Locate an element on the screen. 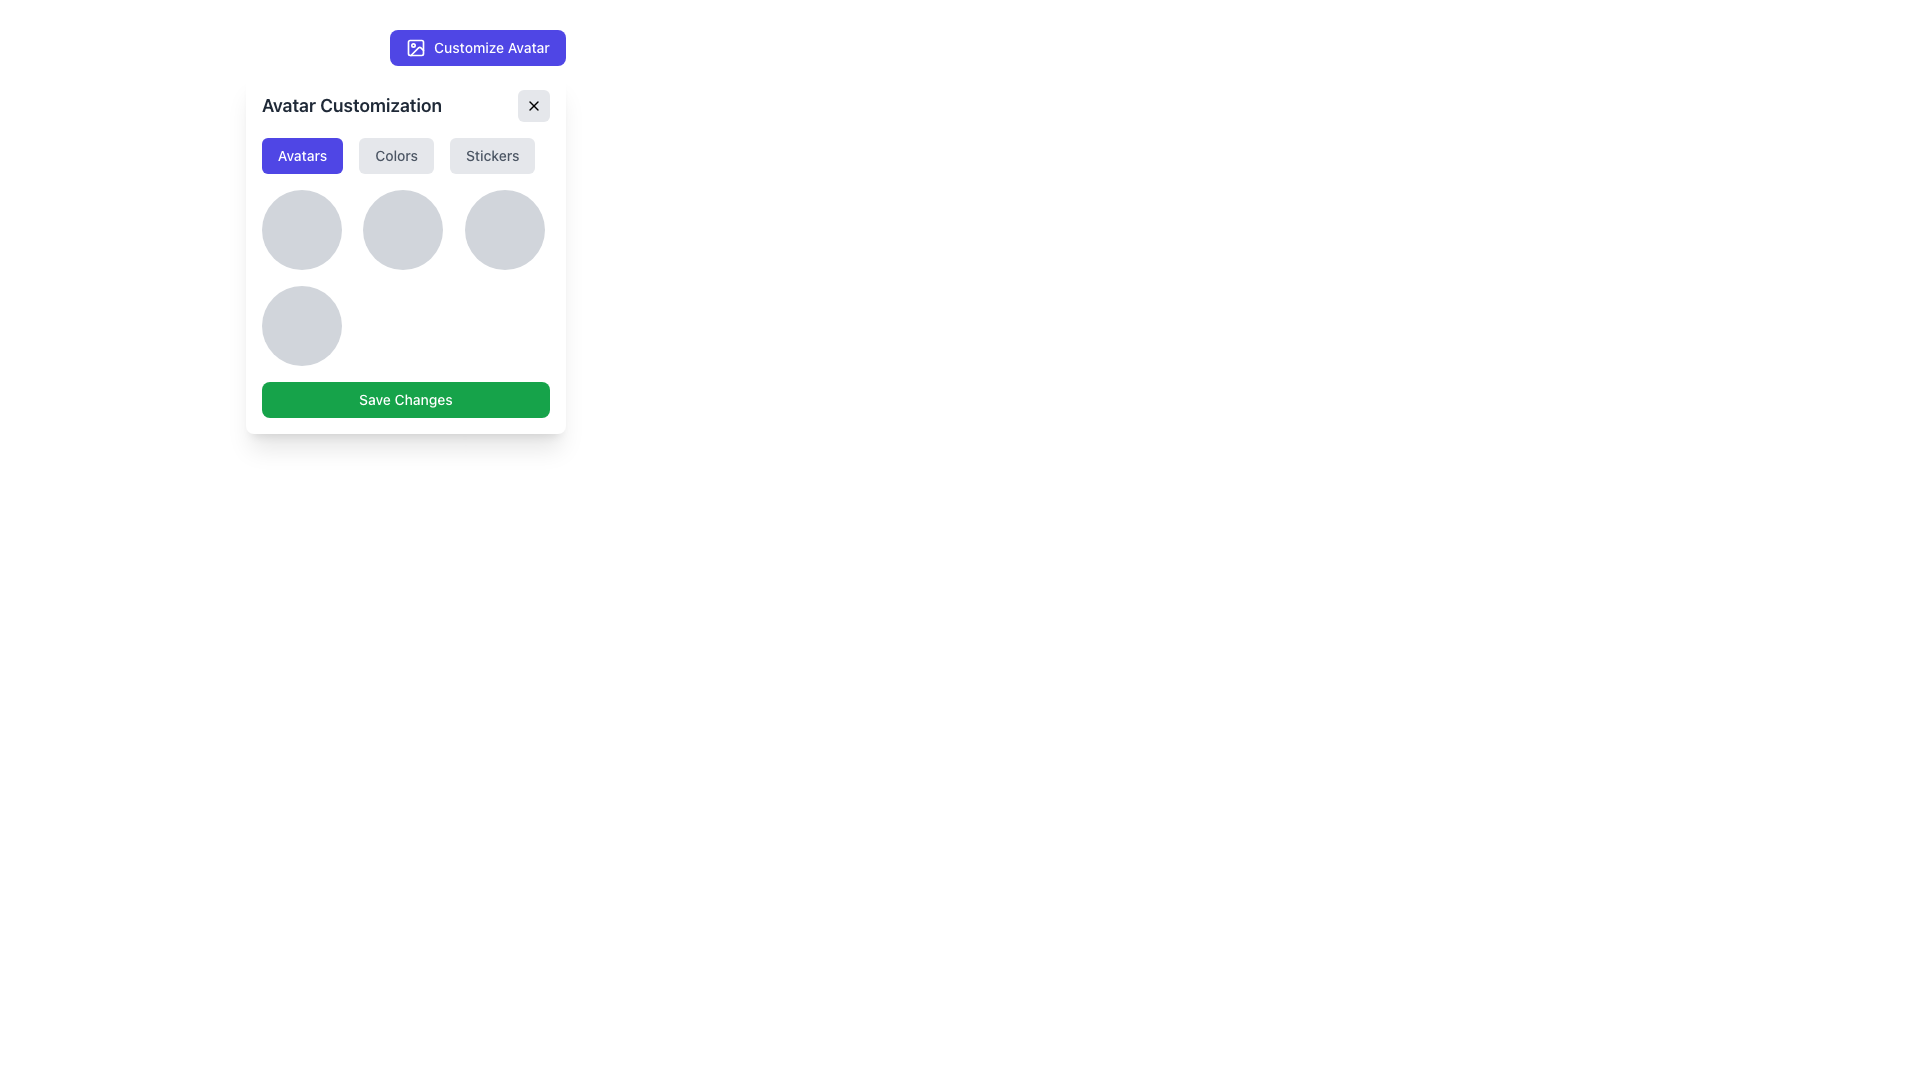 The width and height of the screenshot is (1920, 1080). the compact line-art icon within the 'Customize Avatar' button, which is located at the top-left of the interface is located at coordinates (415, 46).